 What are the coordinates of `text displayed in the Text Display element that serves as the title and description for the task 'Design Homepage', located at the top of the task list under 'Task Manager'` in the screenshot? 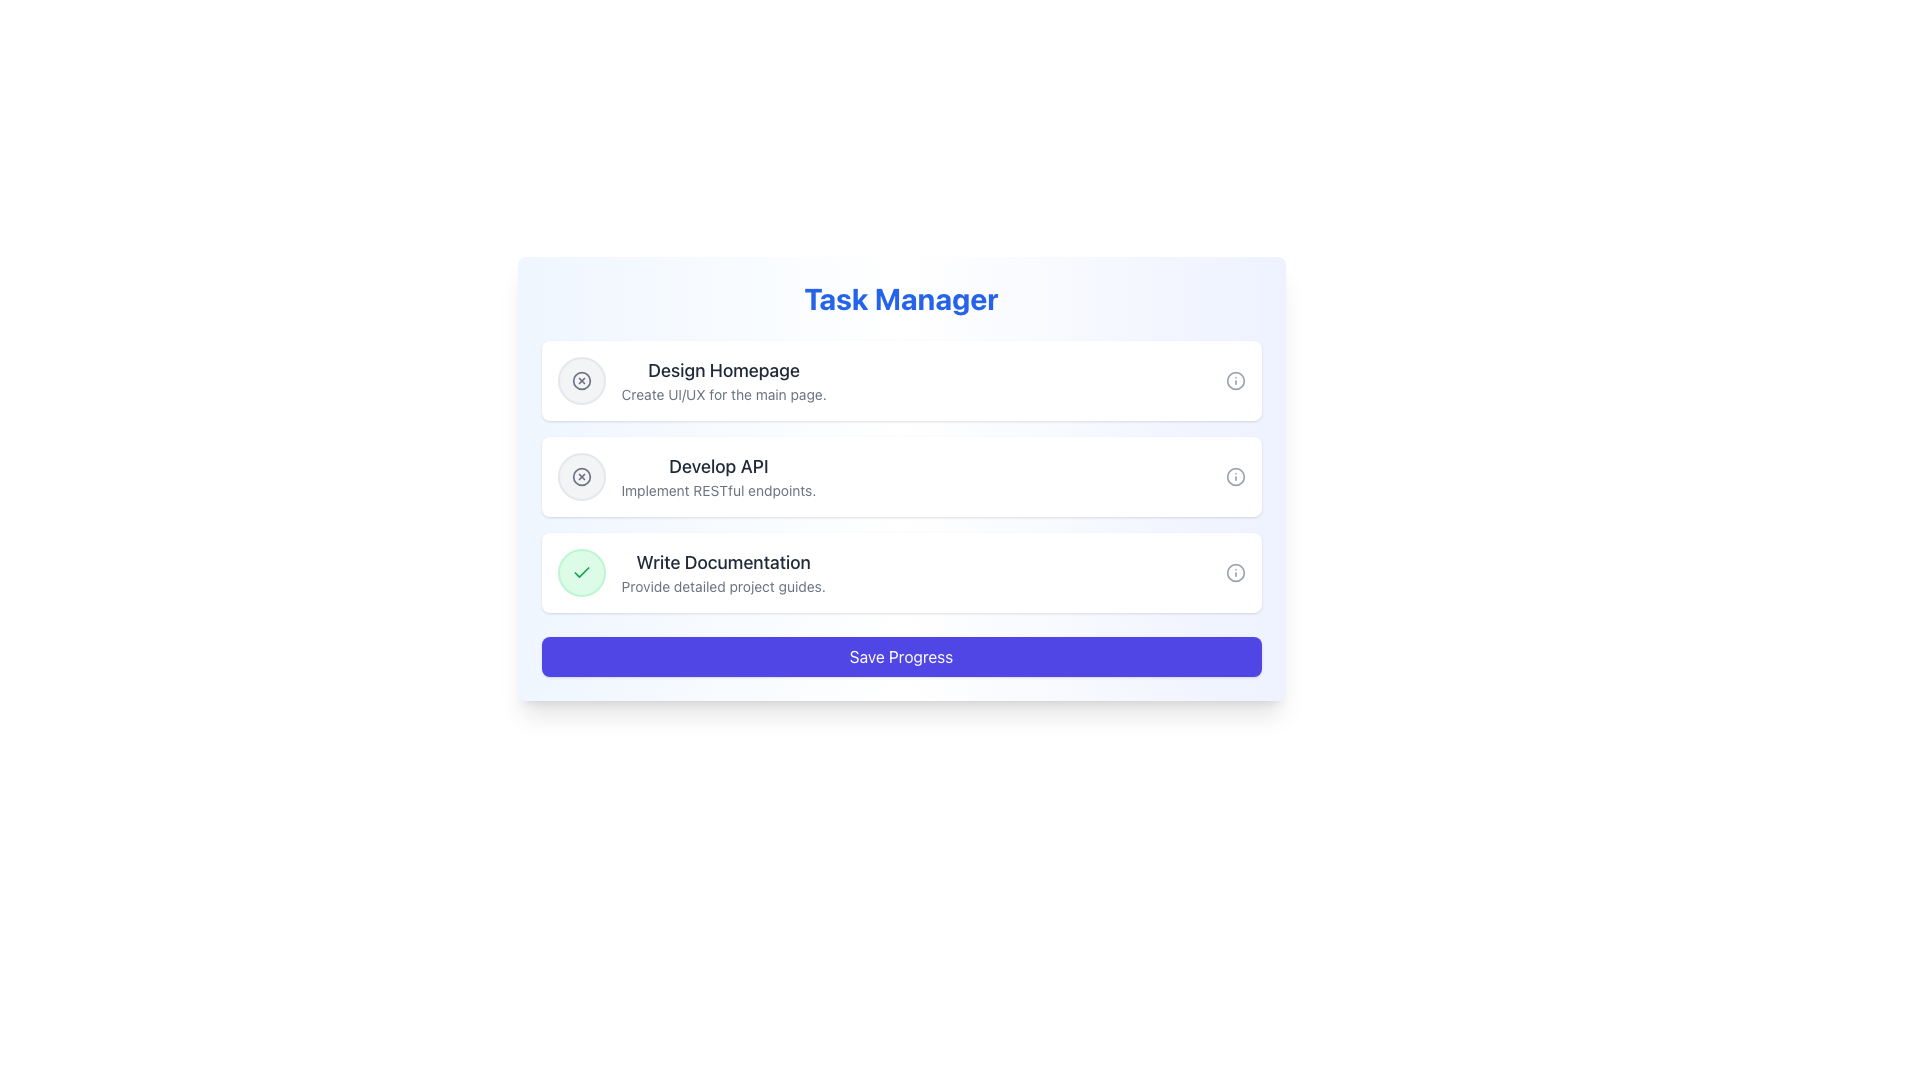 It's located at (723, 381).